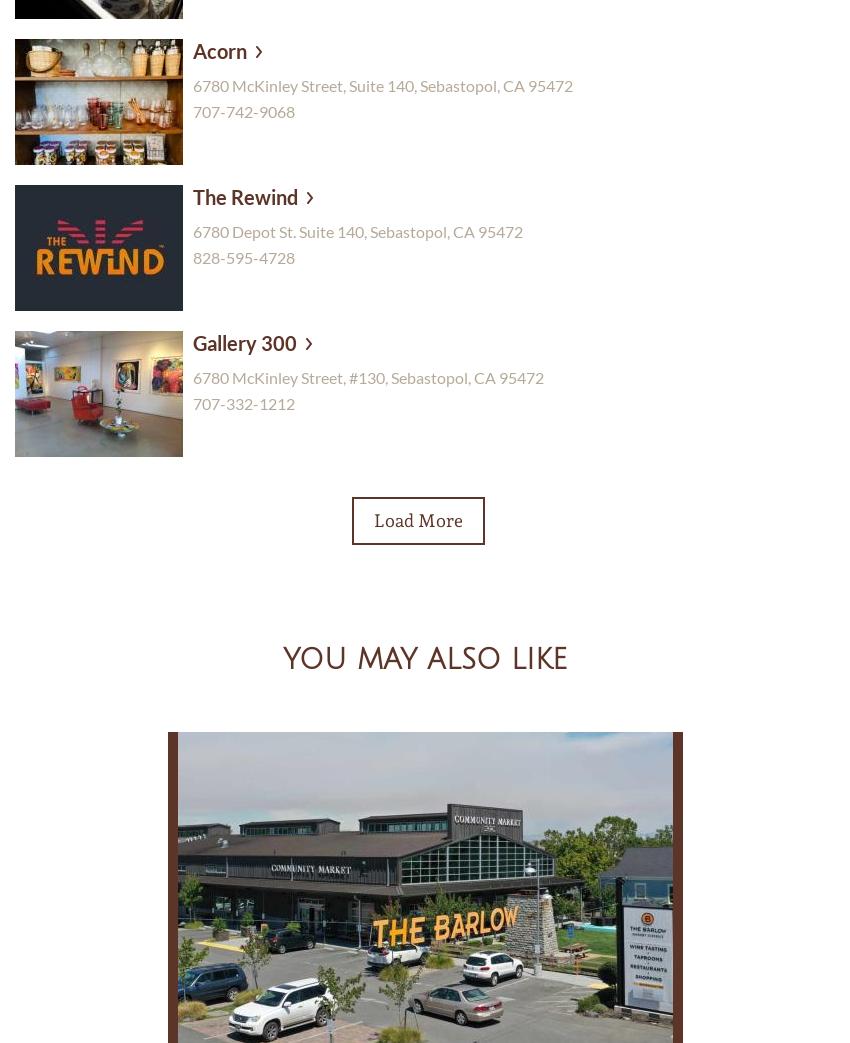 This screenshot has width=850, height=1043. What do you see at coordinates (418, 518) in the screenshot?
I see `'Load More'` at bounding box center [418, 518].